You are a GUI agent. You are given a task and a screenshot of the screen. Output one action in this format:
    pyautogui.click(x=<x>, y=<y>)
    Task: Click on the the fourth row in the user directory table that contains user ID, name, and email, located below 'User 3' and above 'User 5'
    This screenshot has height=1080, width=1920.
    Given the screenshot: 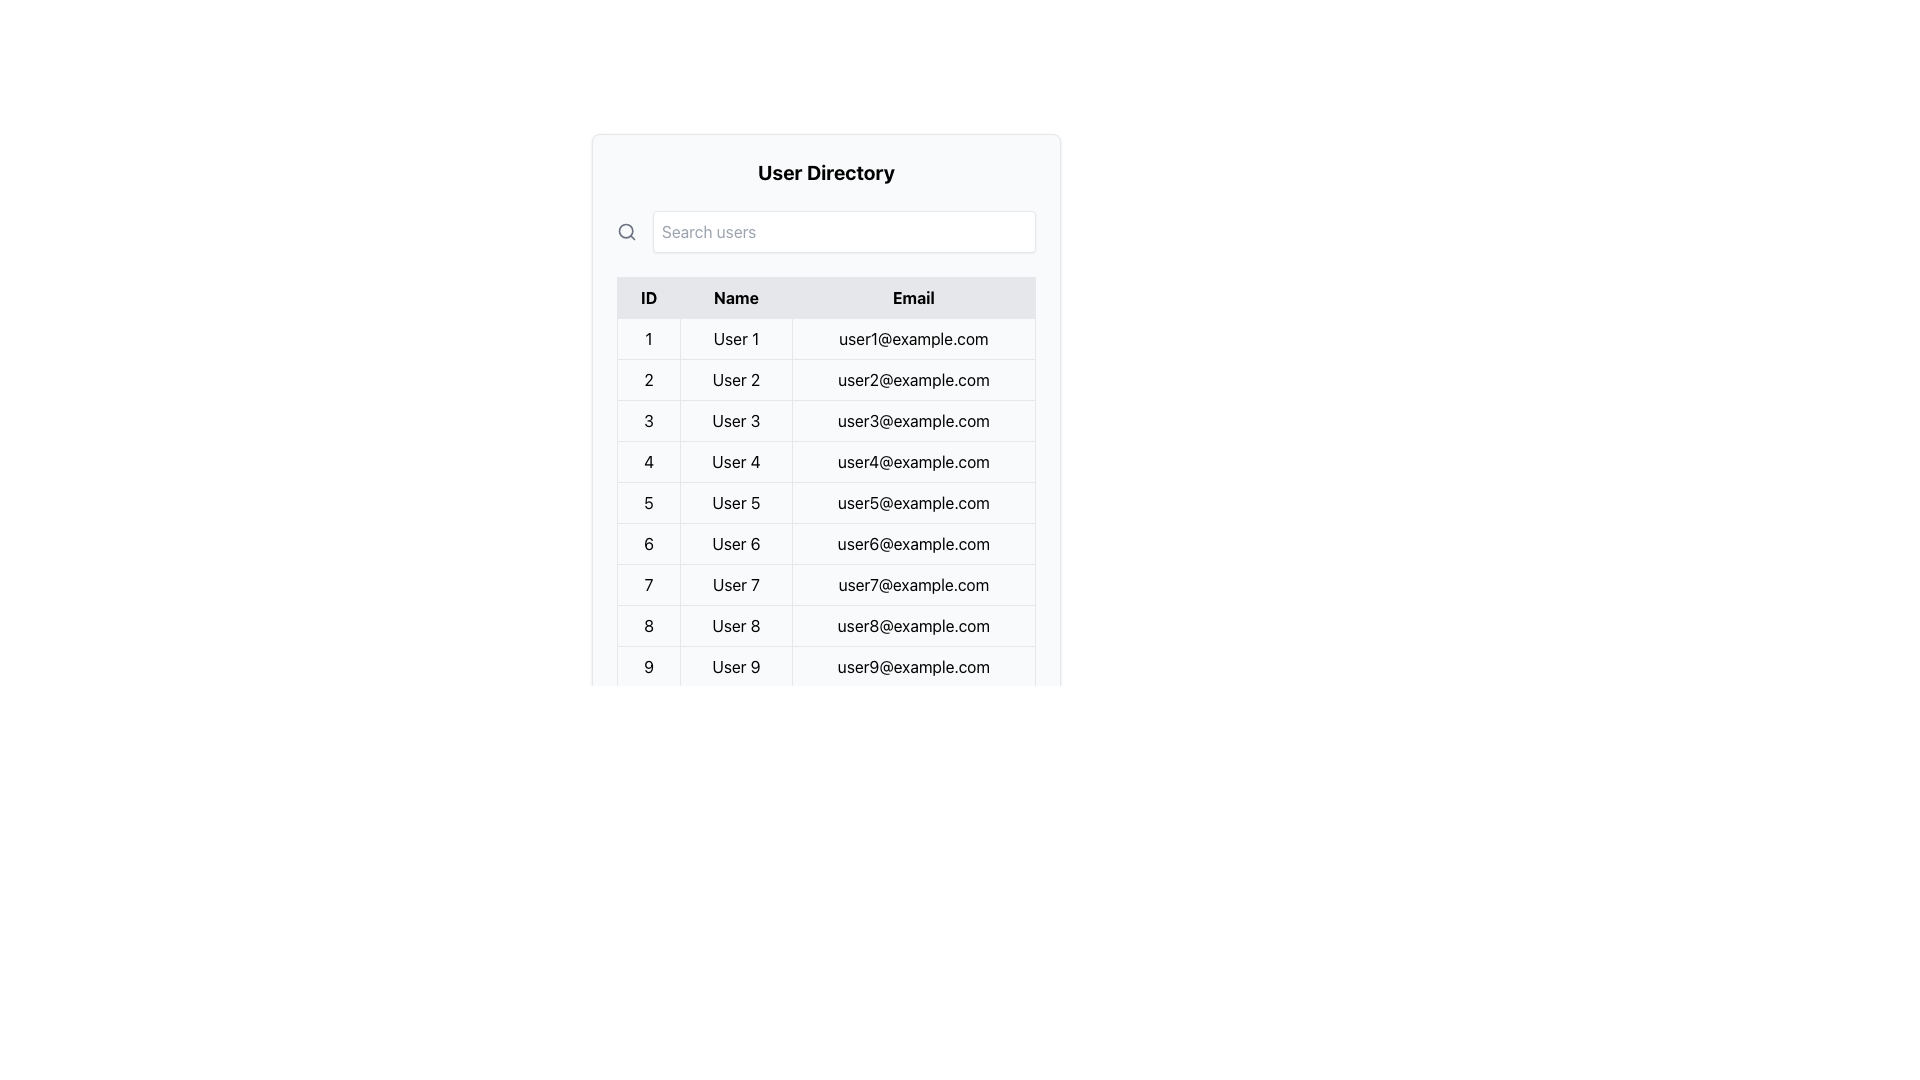 What is the action you would take?
    pyautogui.click(x=826, y=462)
    